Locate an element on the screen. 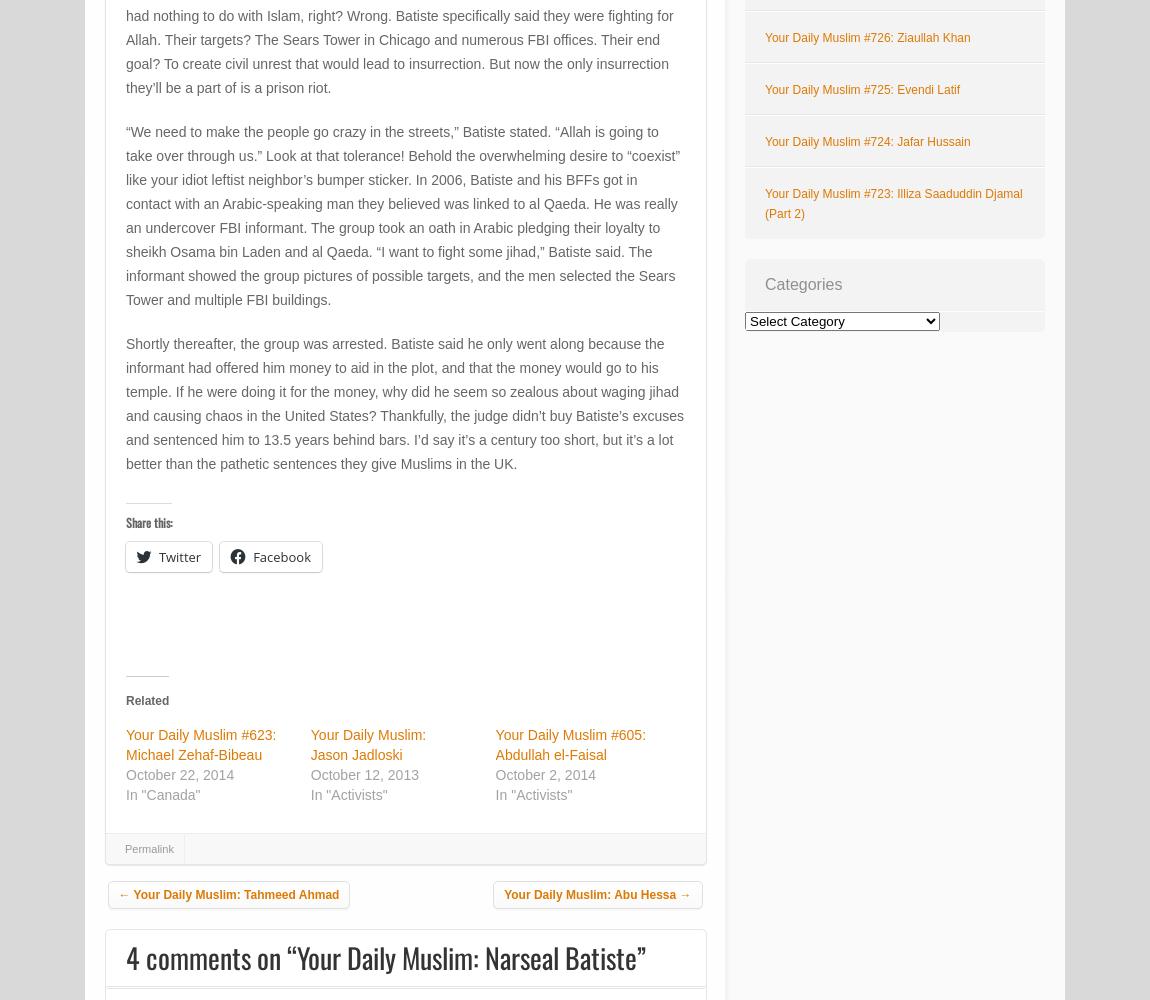 The image size is (1150, 1000). 'Shortly thereafter, the group was arrested. Batiste said he only went along because the informant had offered him money to aid in the plot, and that the money would go to his temple. If he were doing it for the money, why did he seem so zealous about waging jihad and causing chaos in the United States? Thankfully, the judge didn’t buy Batiste’s excuses and sentenced him to 13.5 years behind bars. I’d say it’s a century too short, but it’s a lot better than the pathetic sentences they give Muslims in the UK.' is located at coordinates (405, 404).